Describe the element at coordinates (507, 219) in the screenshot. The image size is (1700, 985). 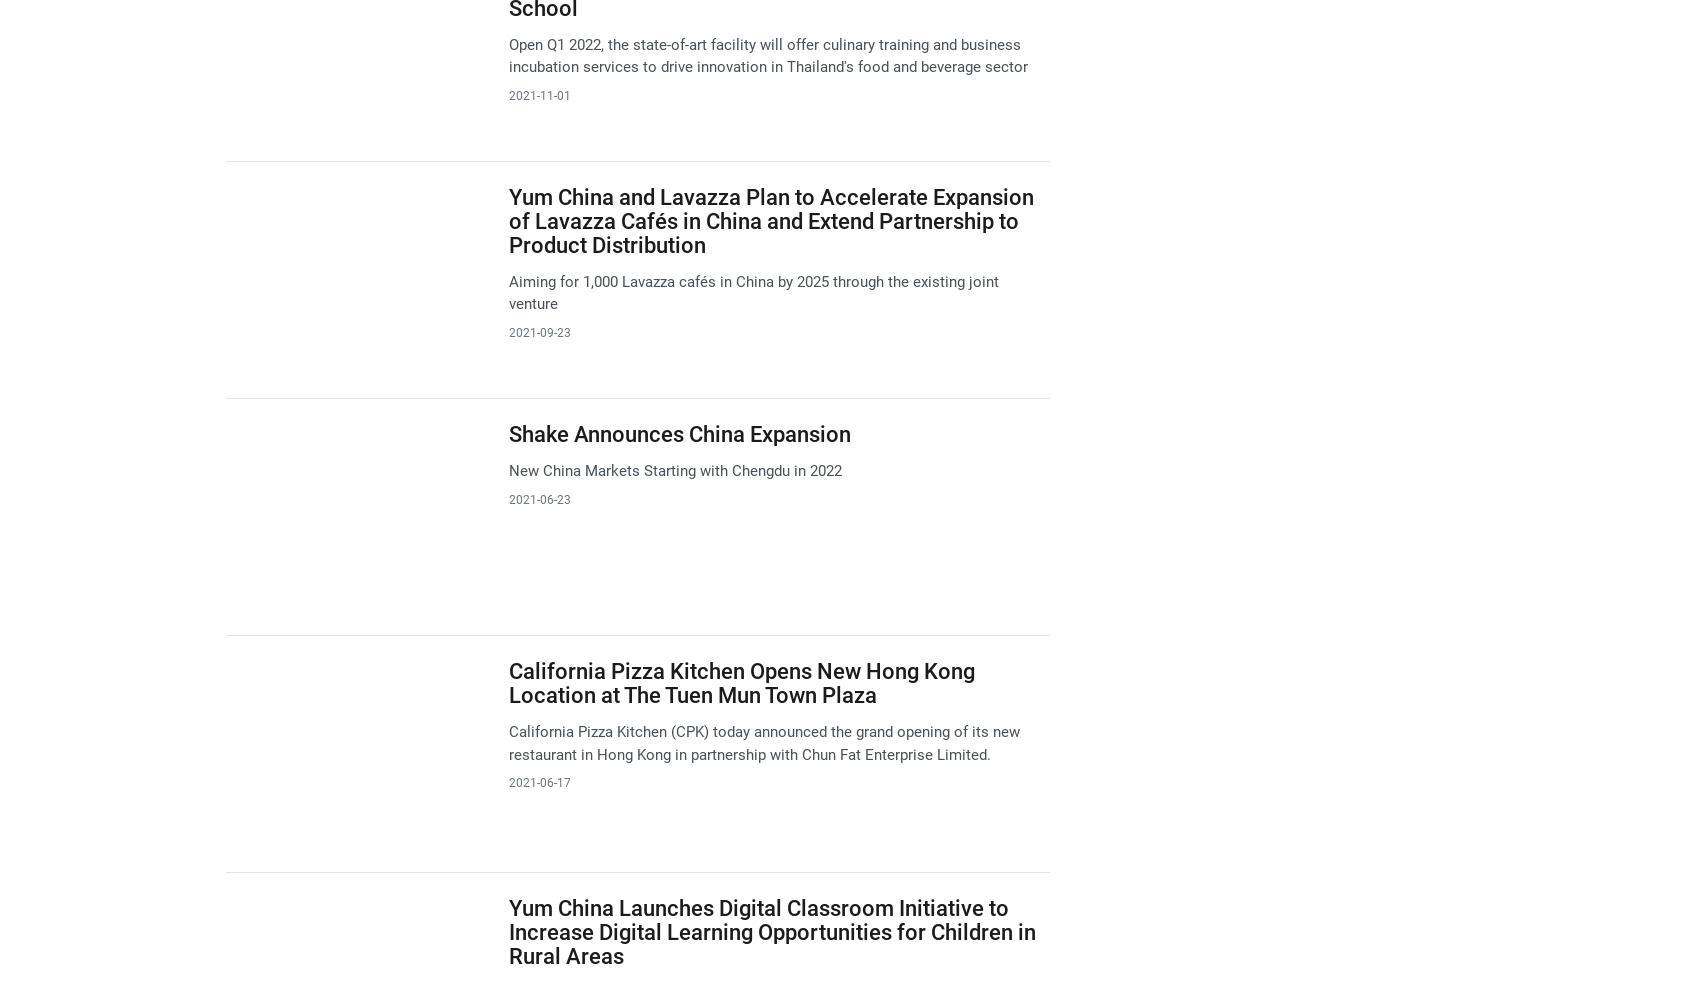
I see `'Yum China and Lavazza Plan to Accelerate Expansion of Lavazza Cafés in China and Extend Partnership to Product Distribution'` at that location.